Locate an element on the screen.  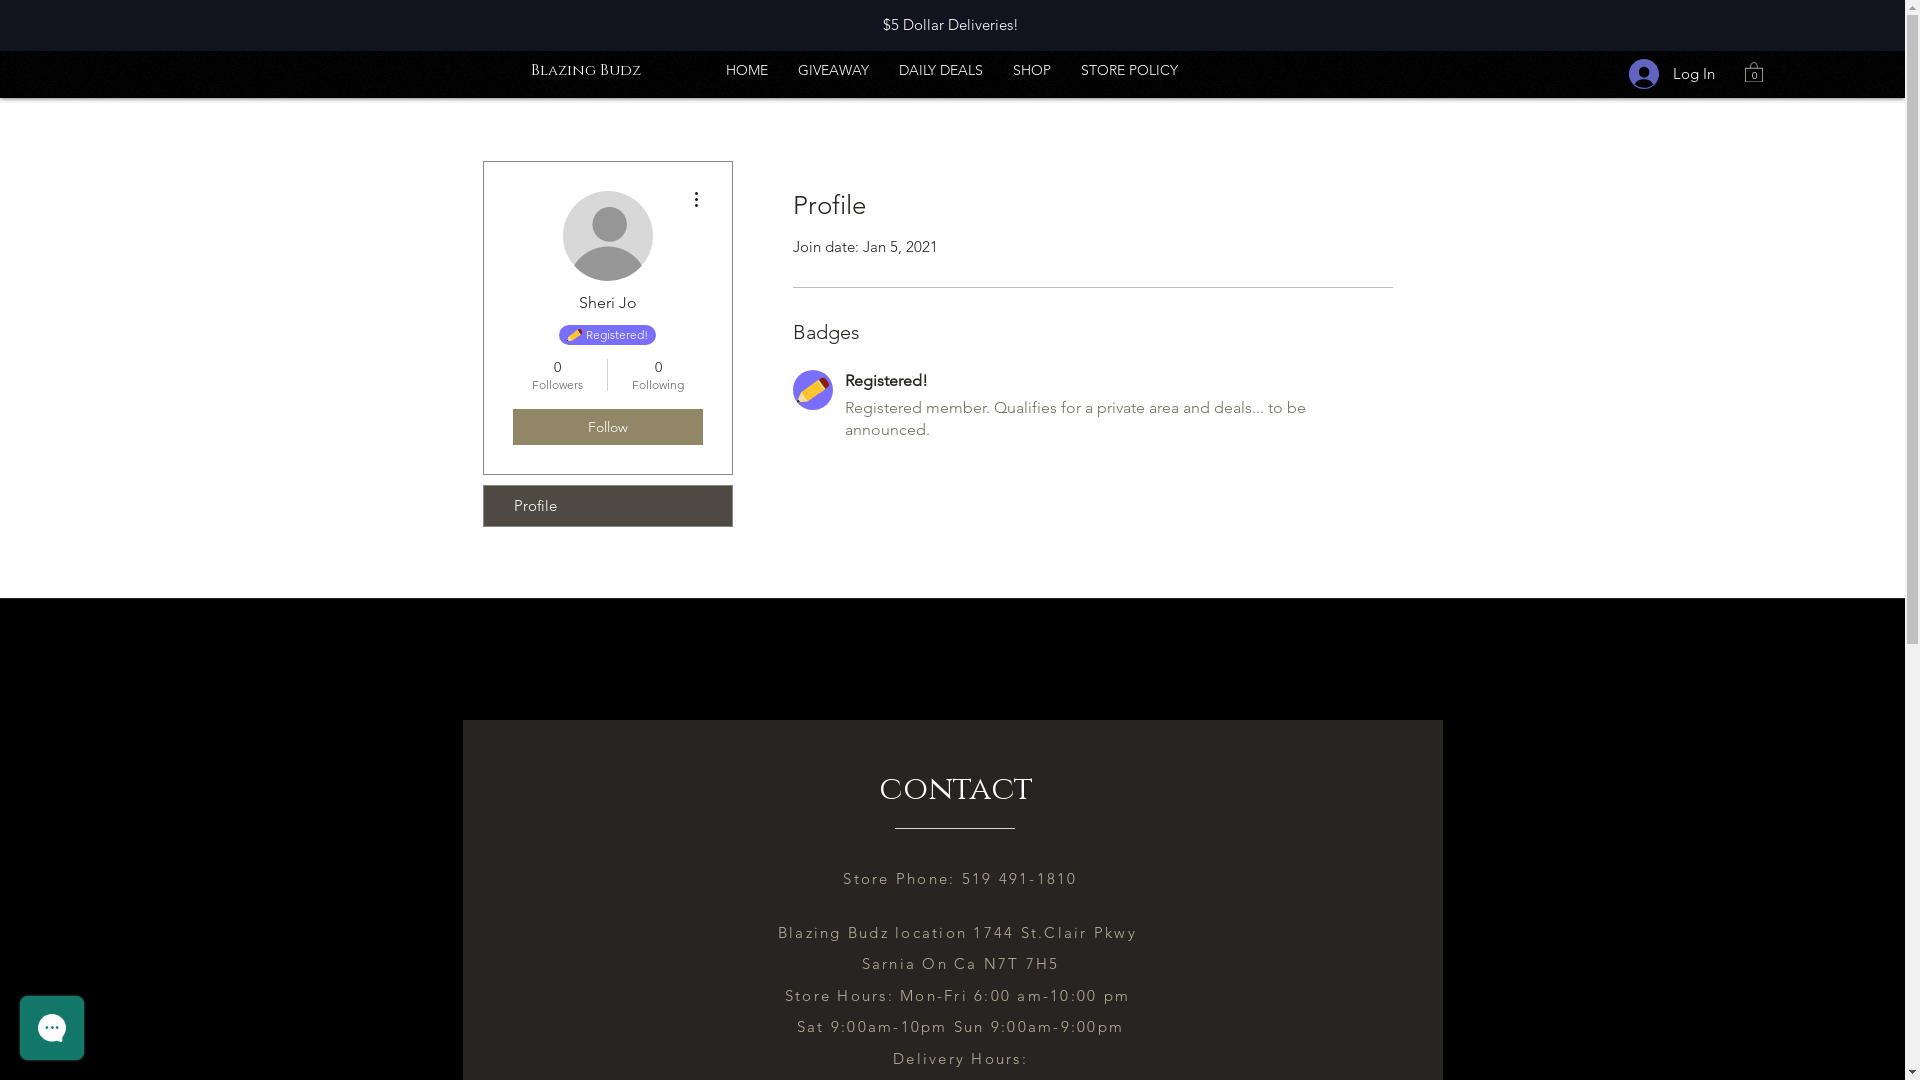
'Profile' is located at coordinates (607, 504).